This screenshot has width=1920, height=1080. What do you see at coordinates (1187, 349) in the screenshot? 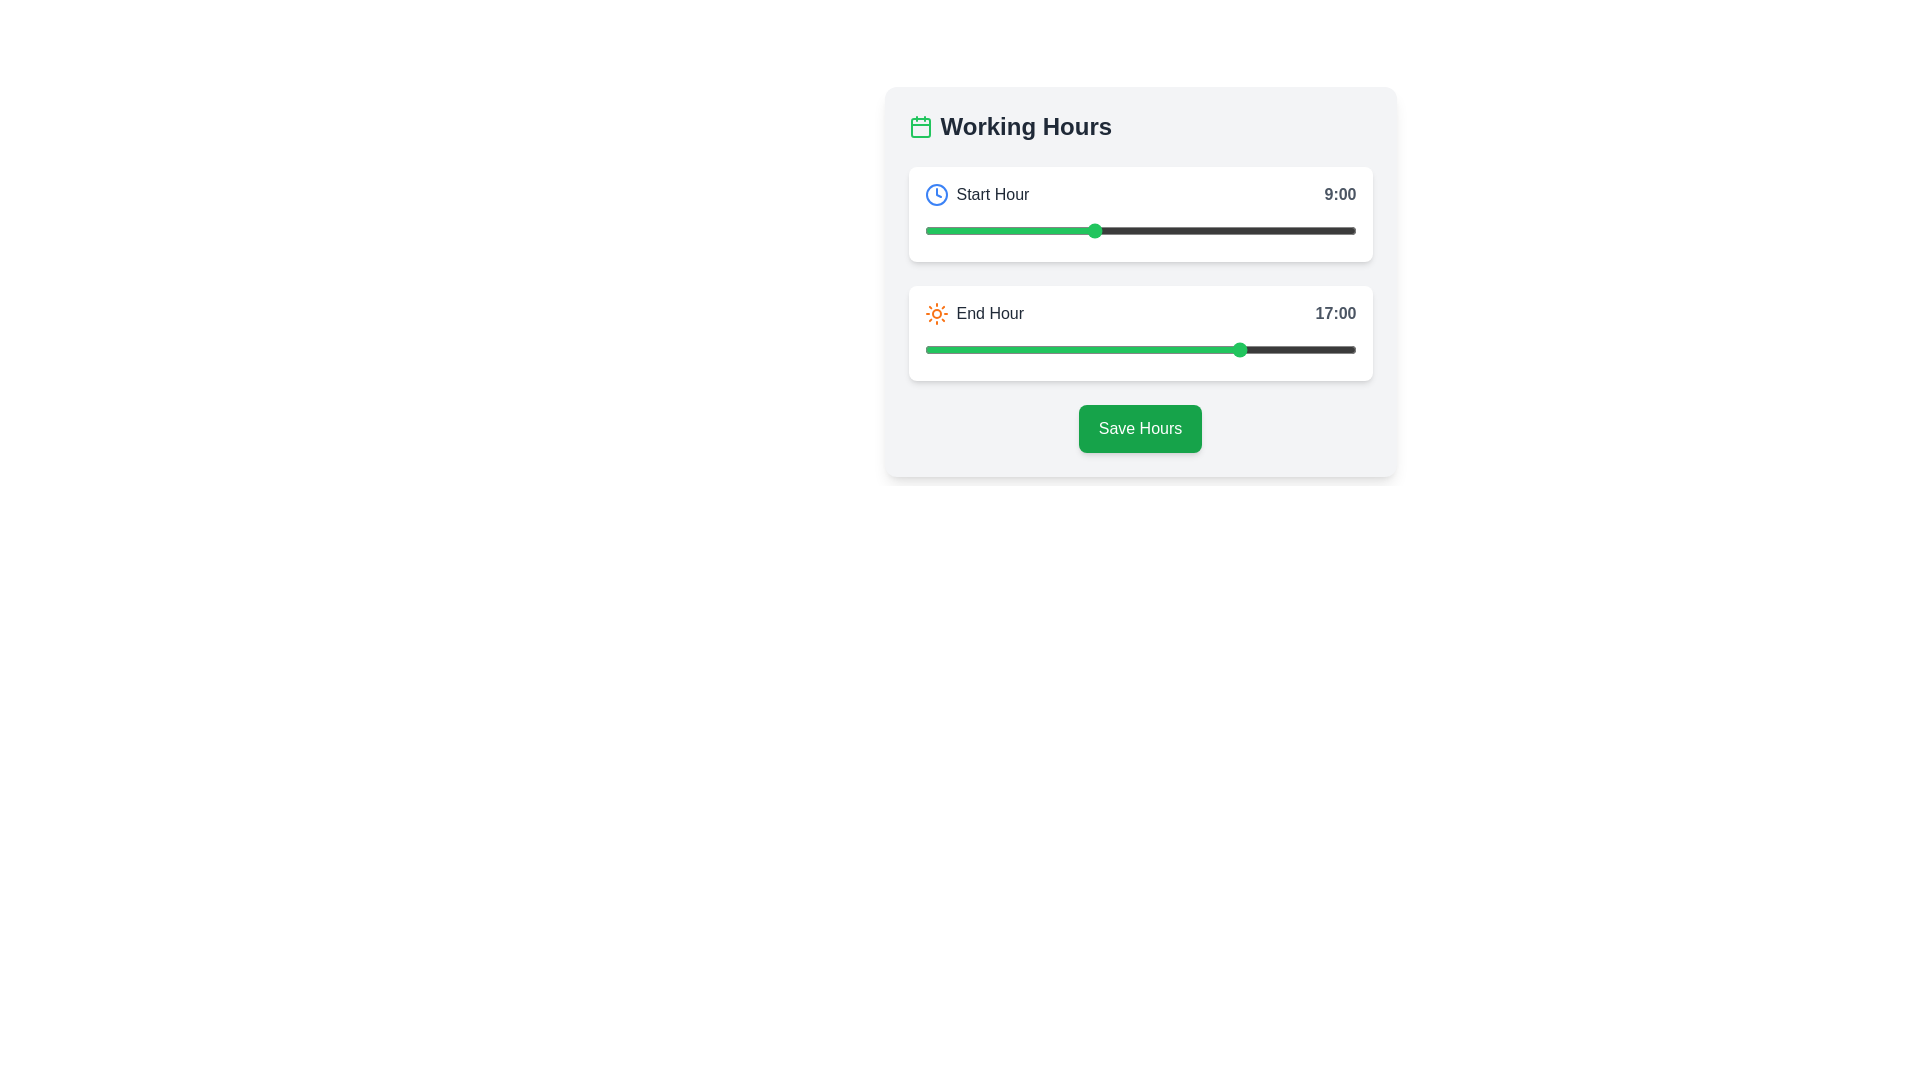
I see `the end hour` at bounding box center [1187, 349].